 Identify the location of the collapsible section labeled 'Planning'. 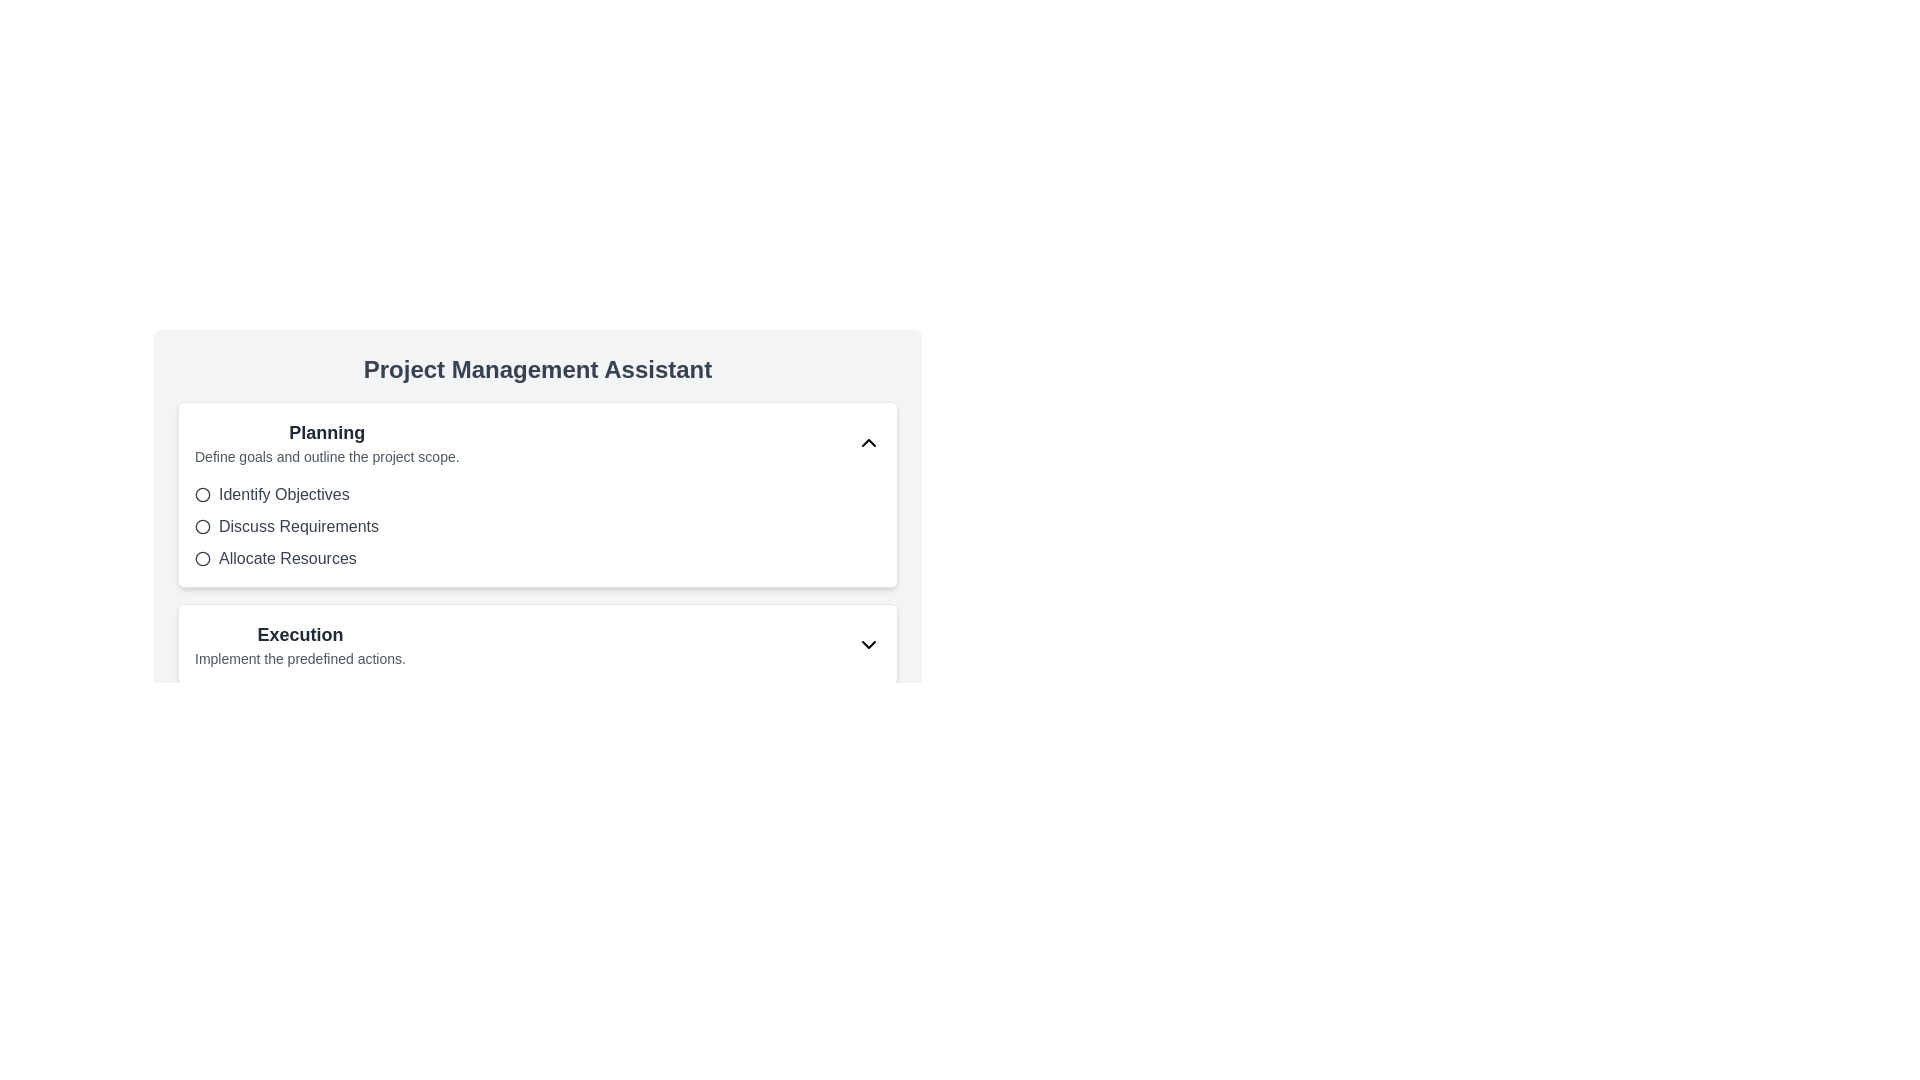
(537, 493).